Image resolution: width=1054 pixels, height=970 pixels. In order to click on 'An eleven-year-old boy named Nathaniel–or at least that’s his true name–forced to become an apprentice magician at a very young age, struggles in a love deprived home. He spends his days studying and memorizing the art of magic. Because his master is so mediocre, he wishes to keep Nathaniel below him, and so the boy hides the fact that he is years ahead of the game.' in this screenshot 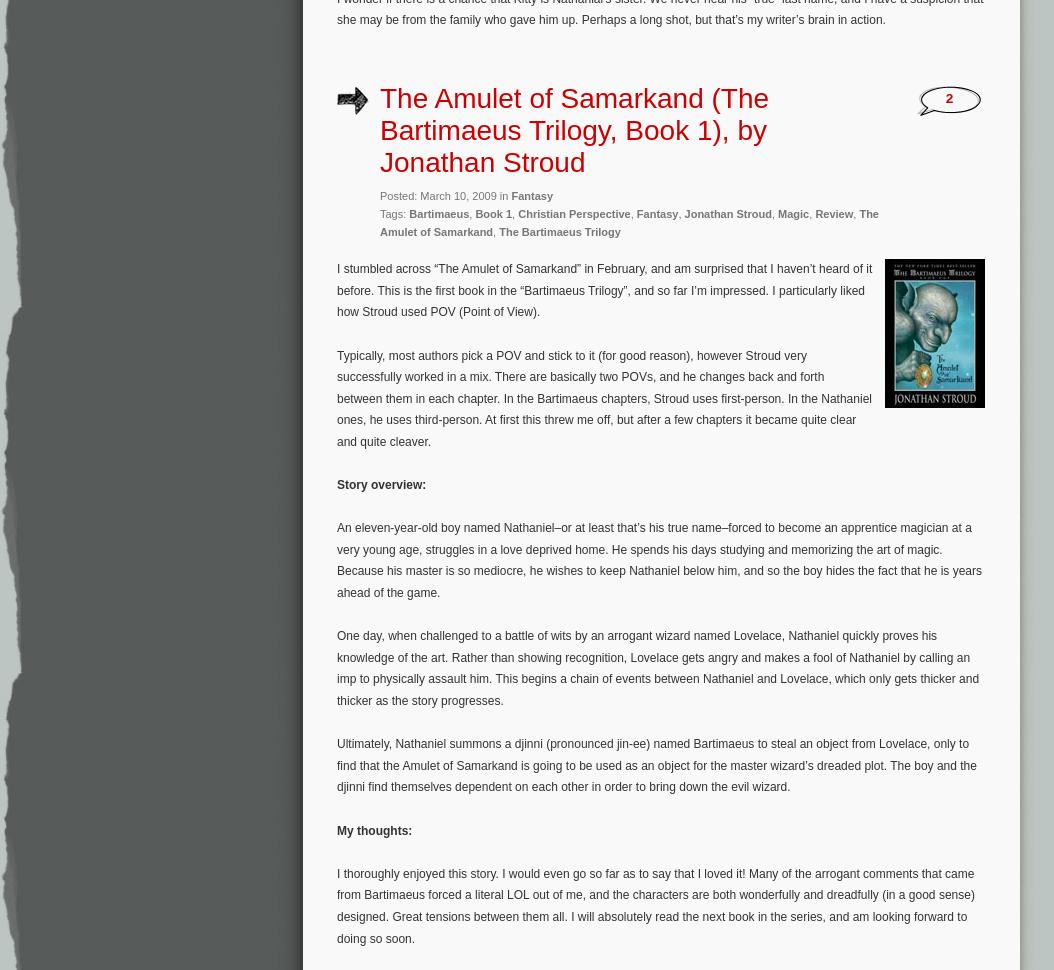, I will do `click(659, 559)`.